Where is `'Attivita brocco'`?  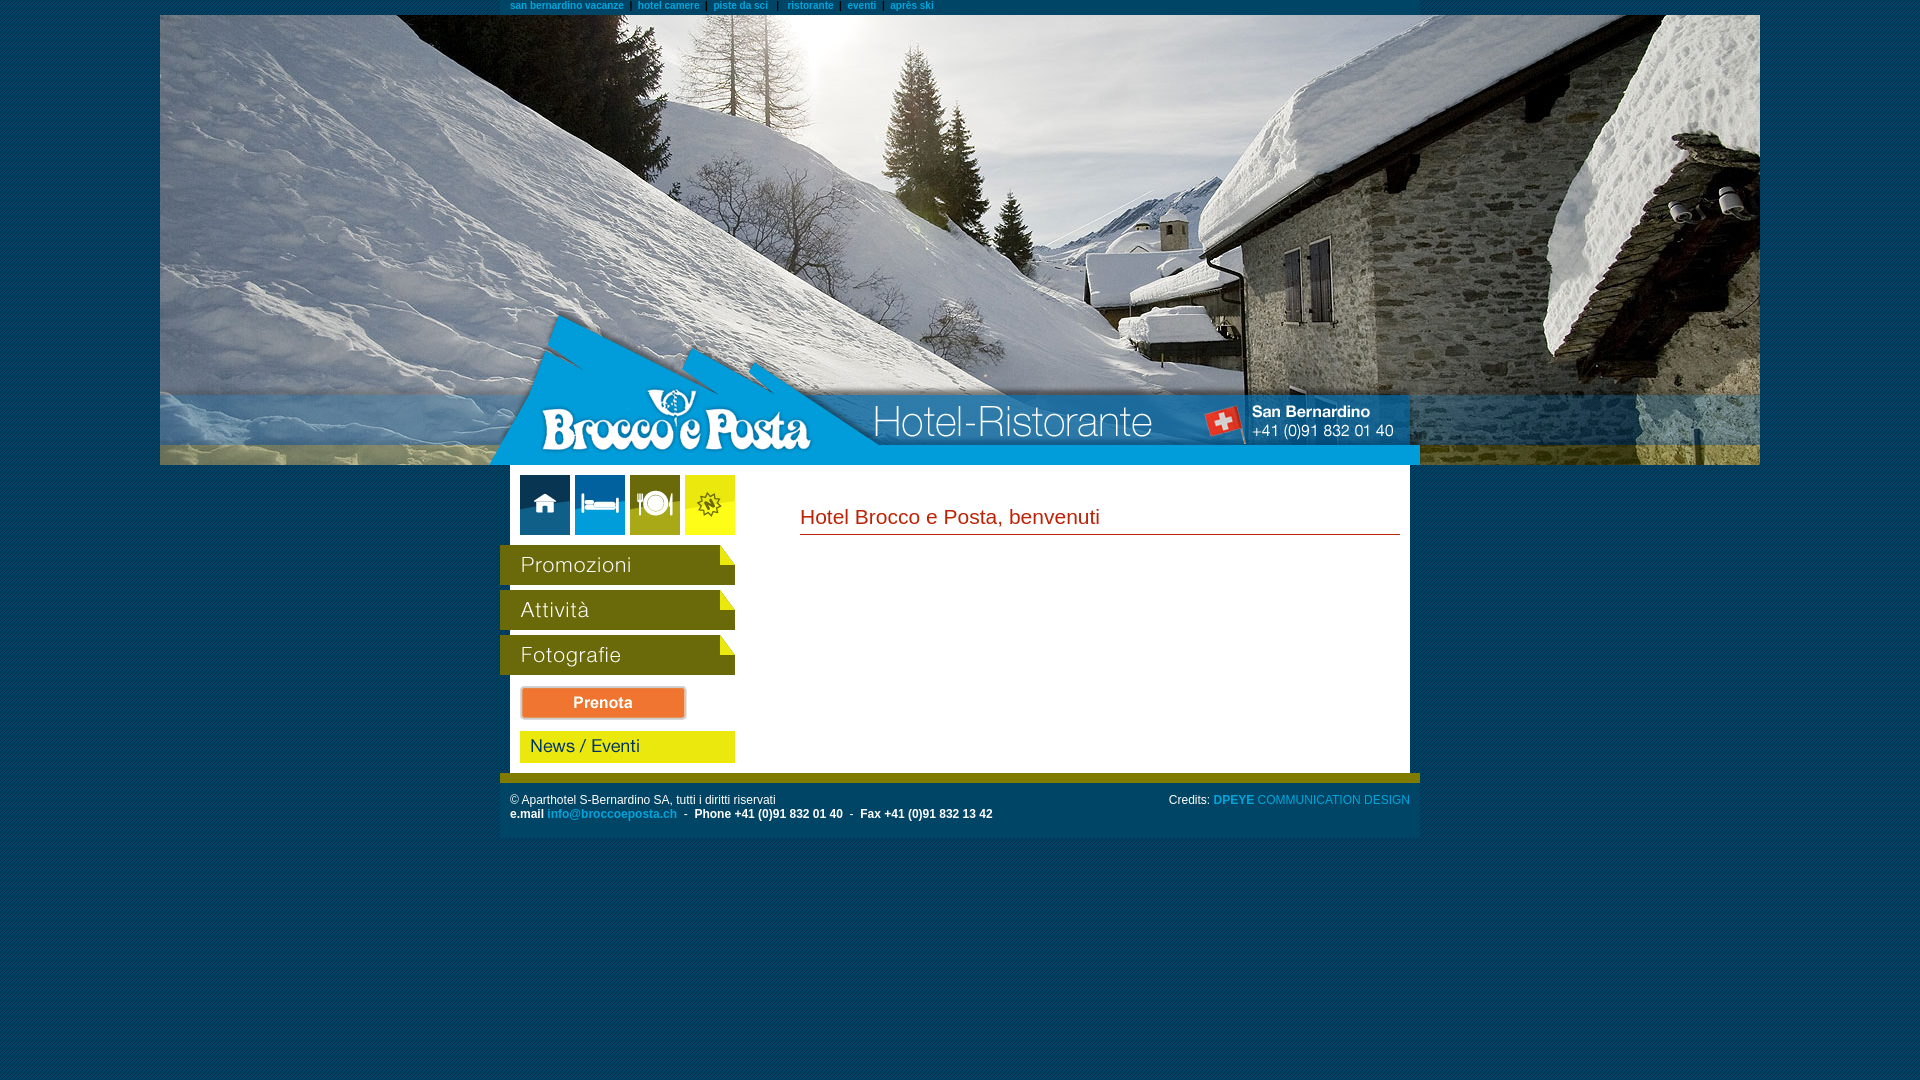
'Attivita brocco' is located at coordinates (489, 608).